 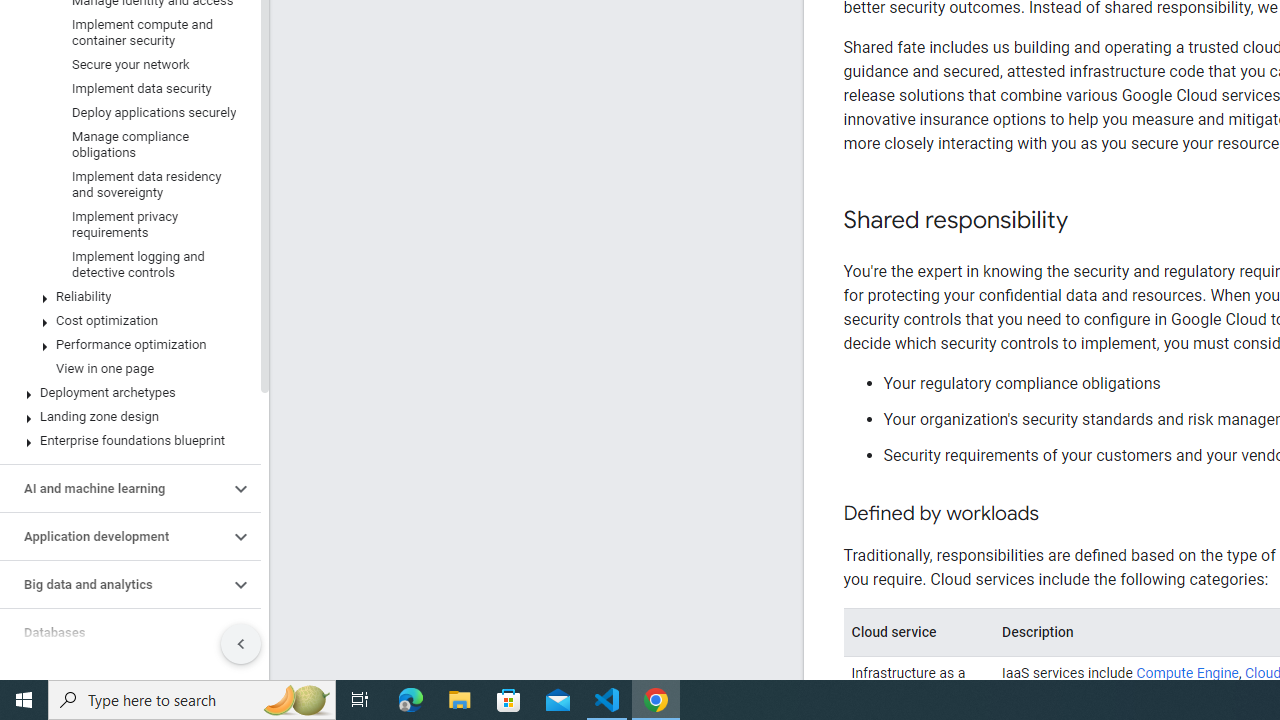 What do you see at coordinates (240, 644) in the screenshot?
I see `'Hide side navigation'` at bounding box center [240, 644].